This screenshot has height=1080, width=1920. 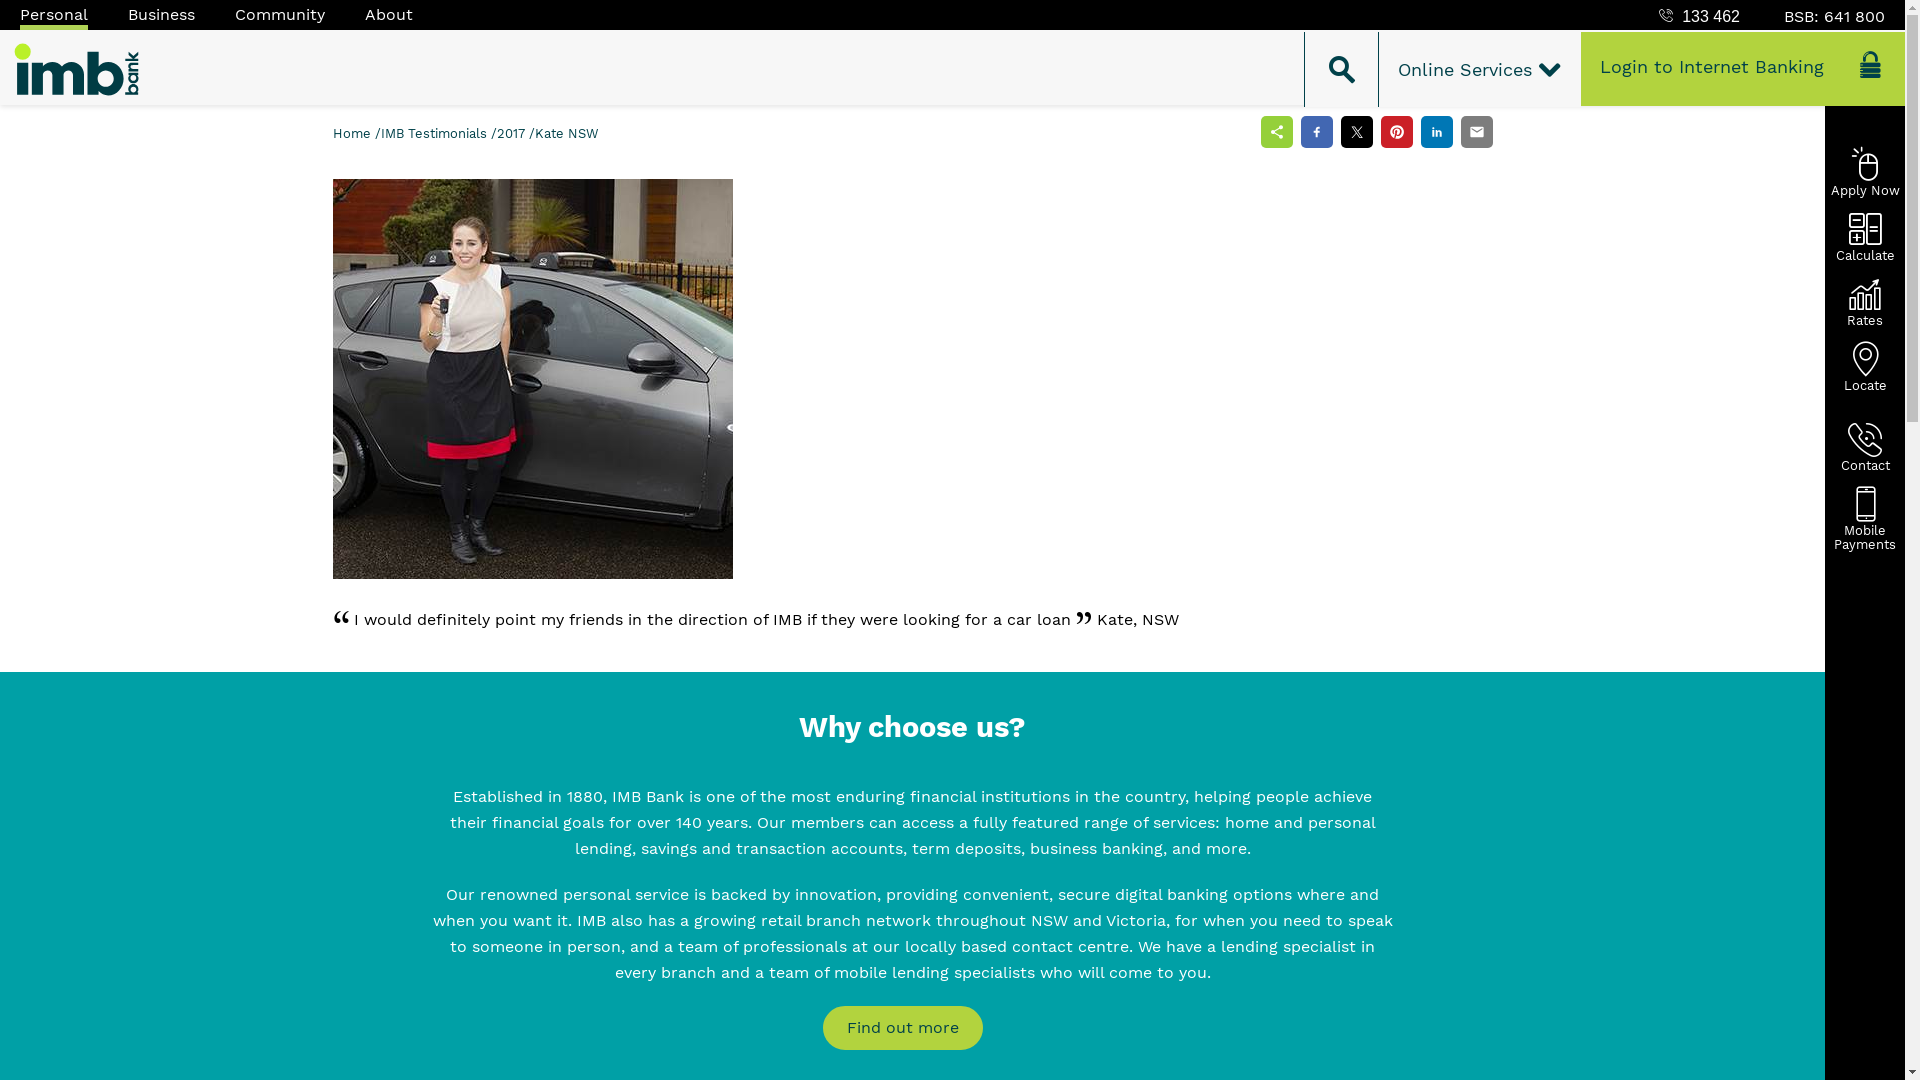 What do you see at coordinates (1864, 366) in the screenshot?
I see `'Locate'` at bounding box center [1864, 366].